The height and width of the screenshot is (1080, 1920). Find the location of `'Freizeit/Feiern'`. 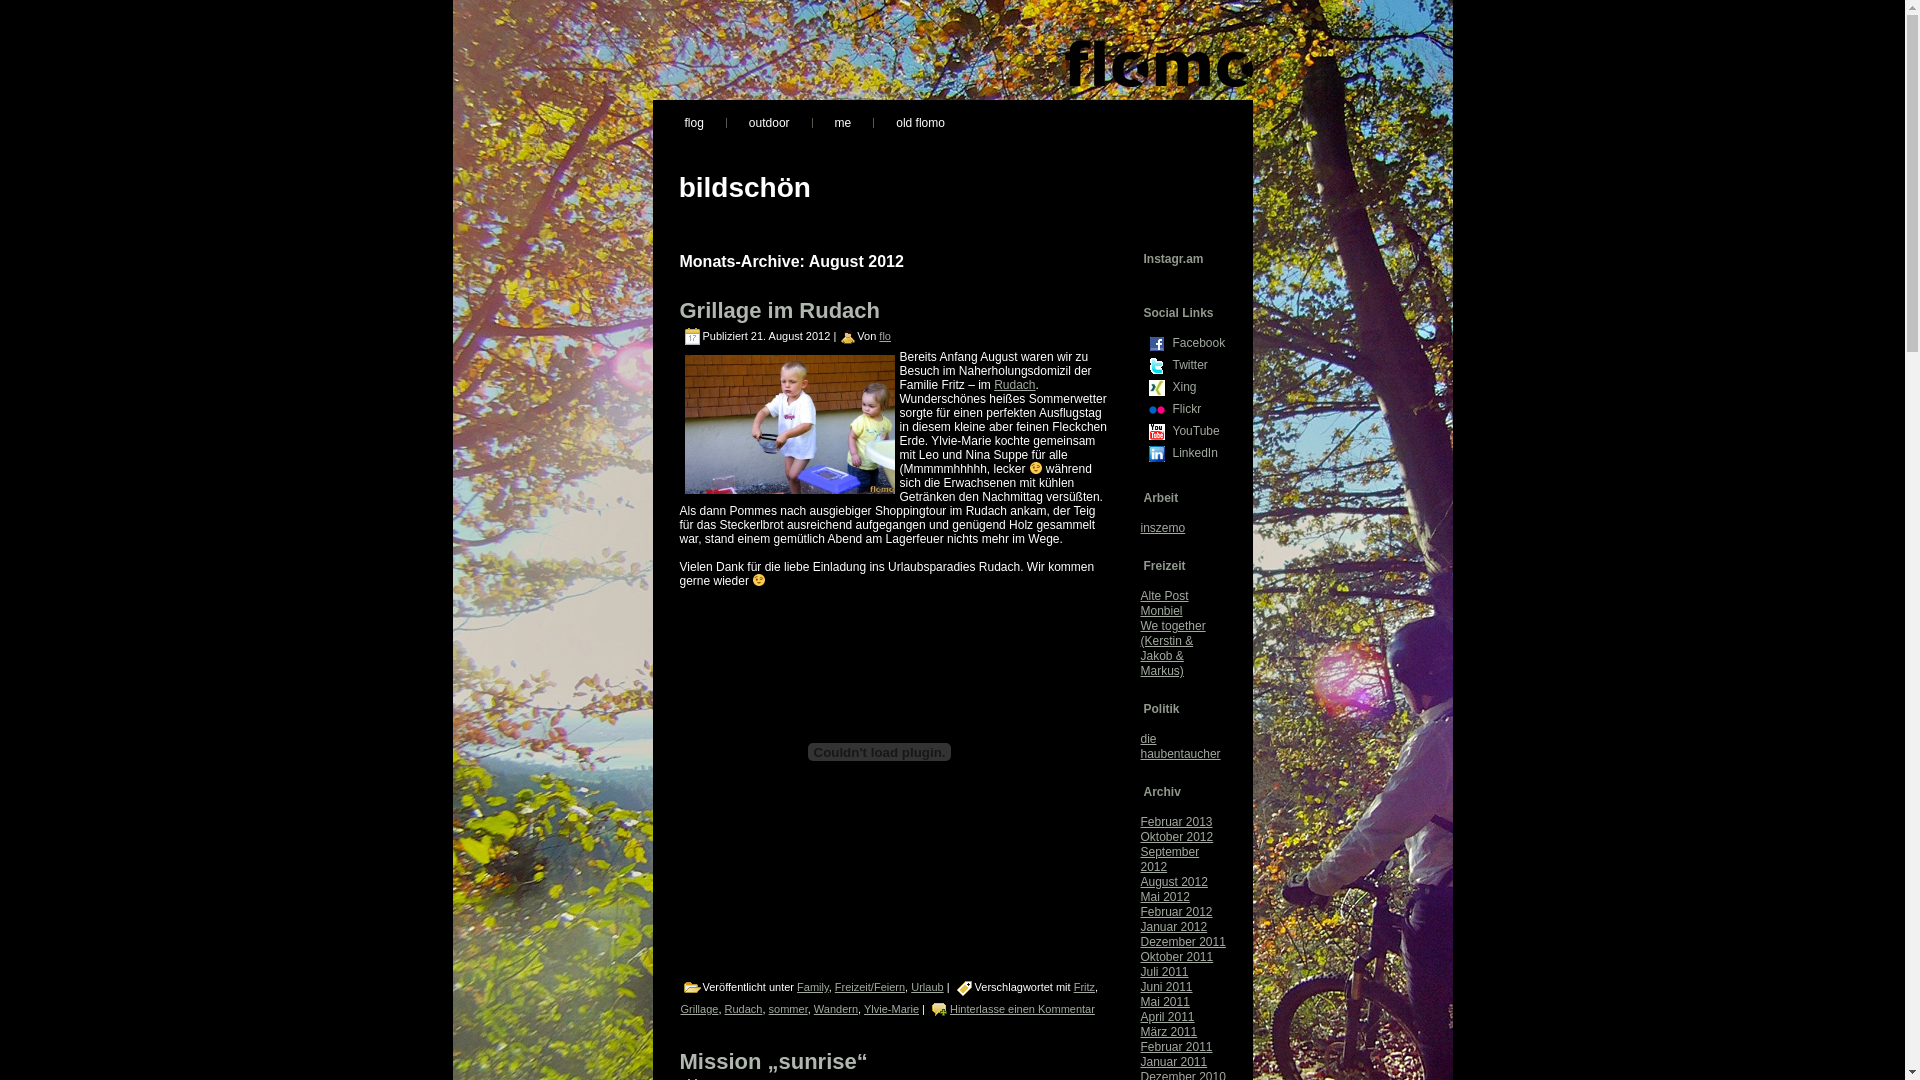

'Freizeit/Feiern' is located at coordinates (869, 986).